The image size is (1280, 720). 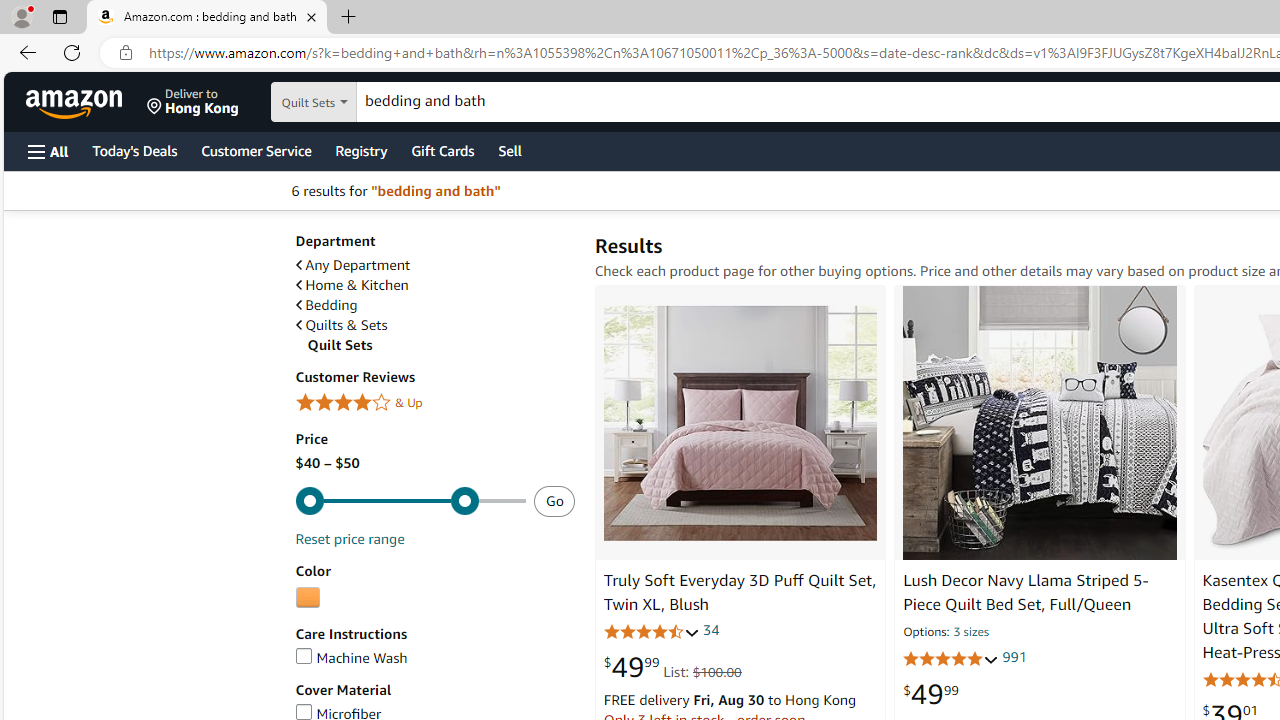 What do you see at coordinates (48, 150) in the screenshot?
I see `'Open Menu'` at bounding box center [48, 150].